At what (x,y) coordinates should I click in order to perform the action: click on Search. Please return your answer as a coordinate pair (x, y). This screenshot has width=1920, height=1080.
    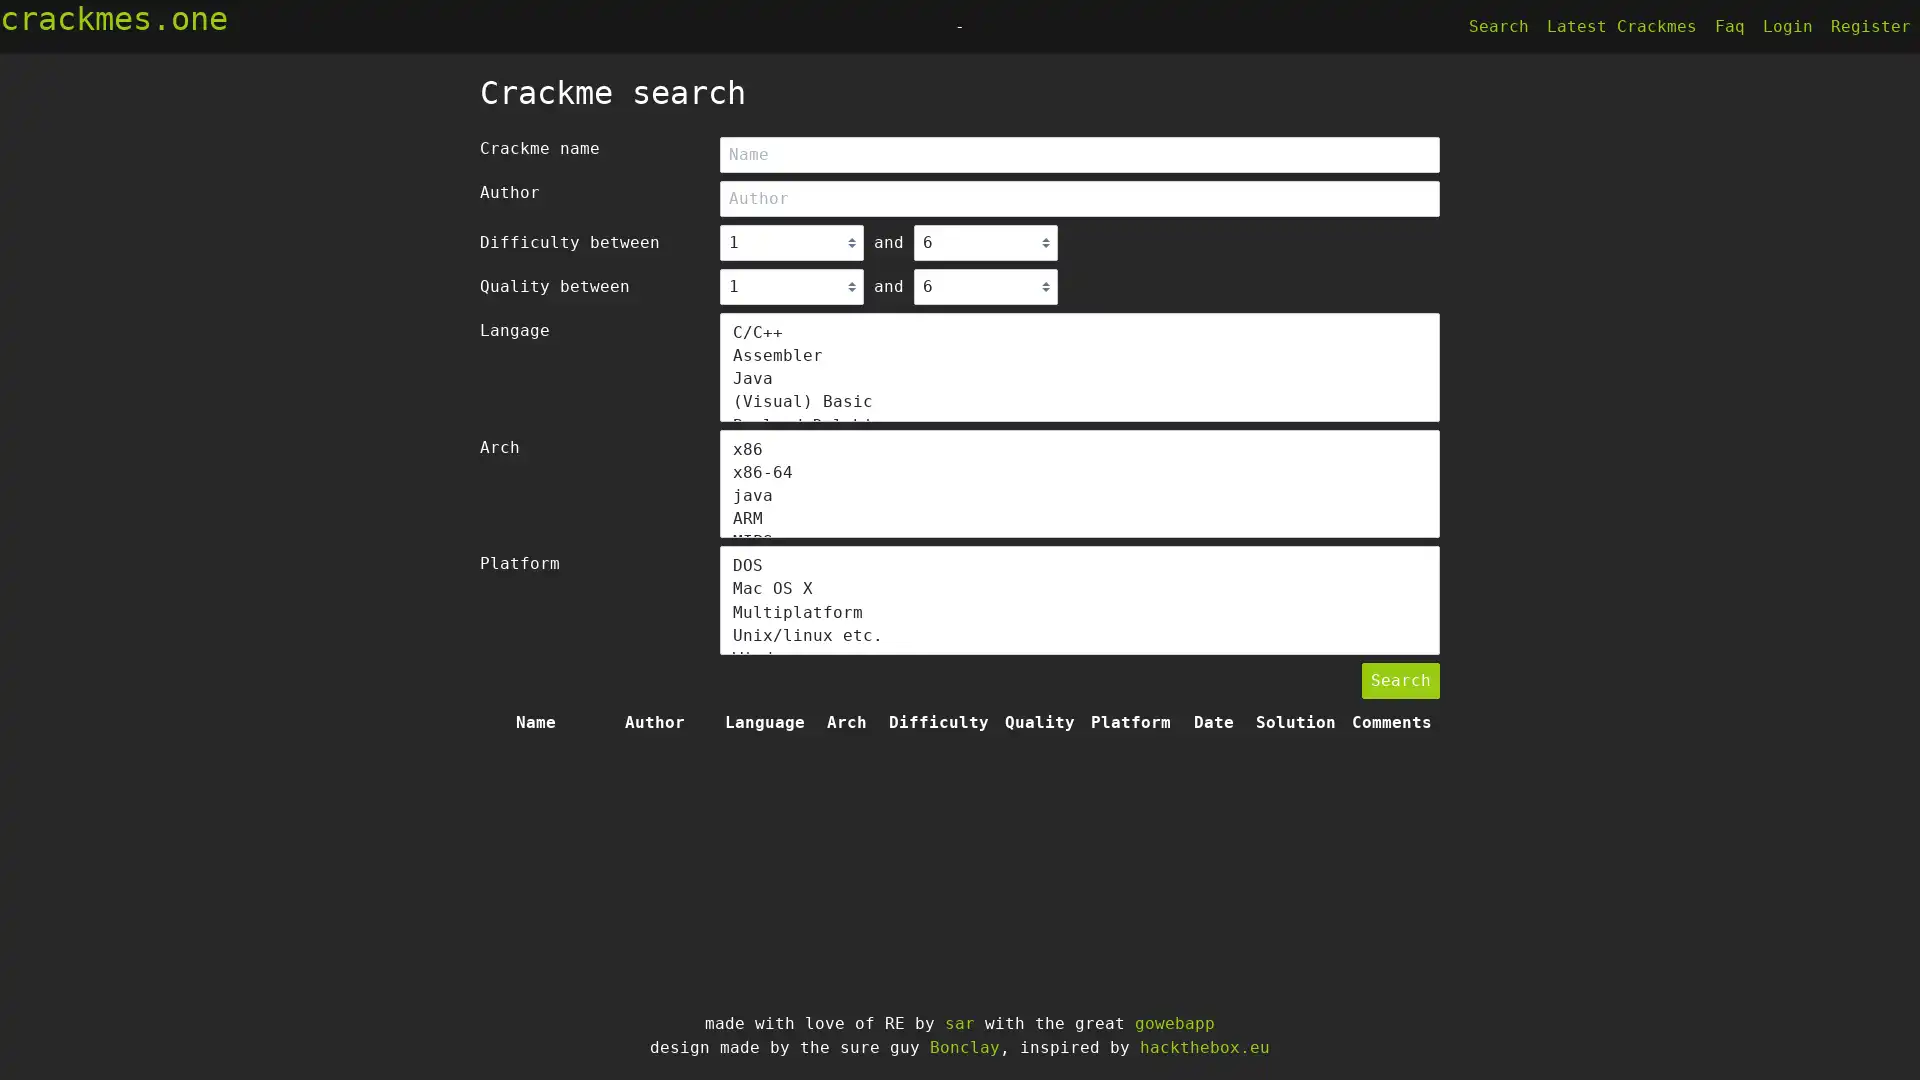
    Looking at the image, I should click on (1400, 680).